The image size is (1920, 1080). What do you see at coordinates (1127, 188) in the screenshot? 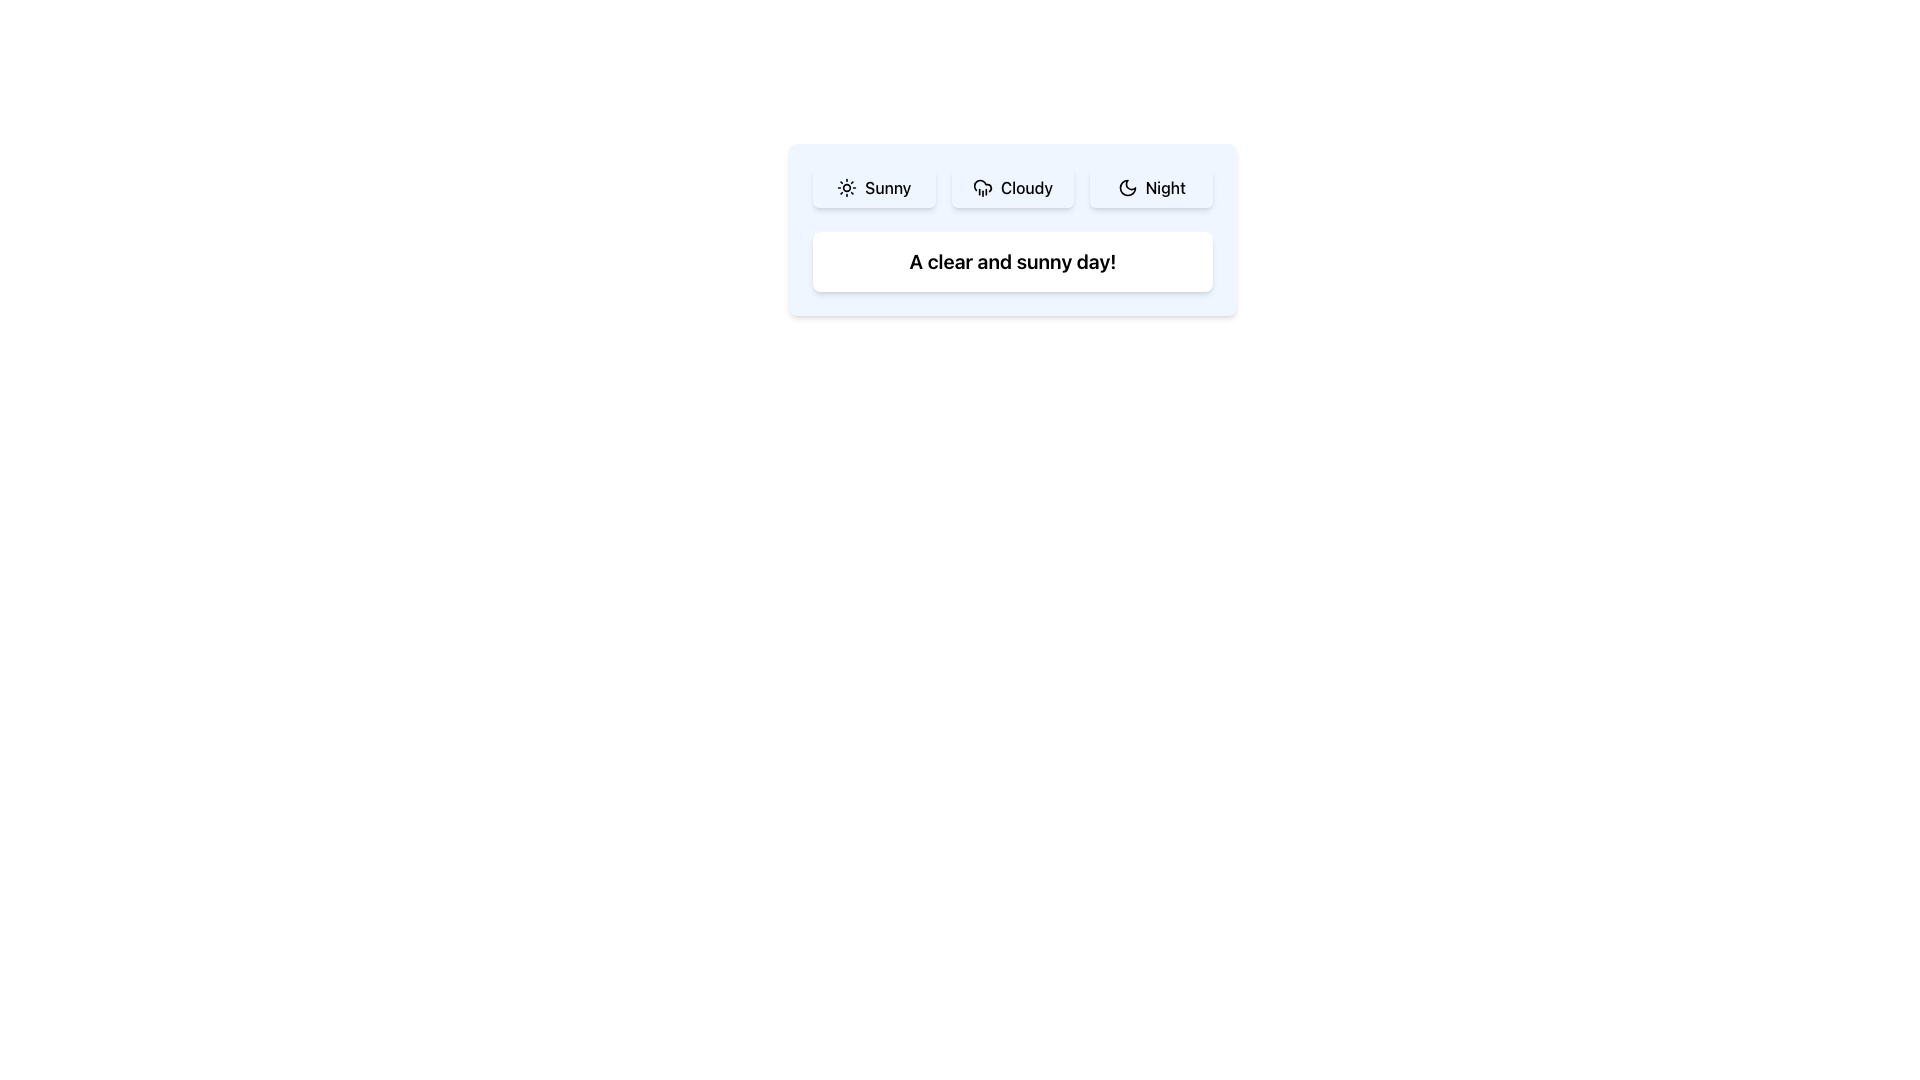
I see `the moon-shaped icon representing the 'Night' option in the weather selection interface` at bounding box center [1127, 188].